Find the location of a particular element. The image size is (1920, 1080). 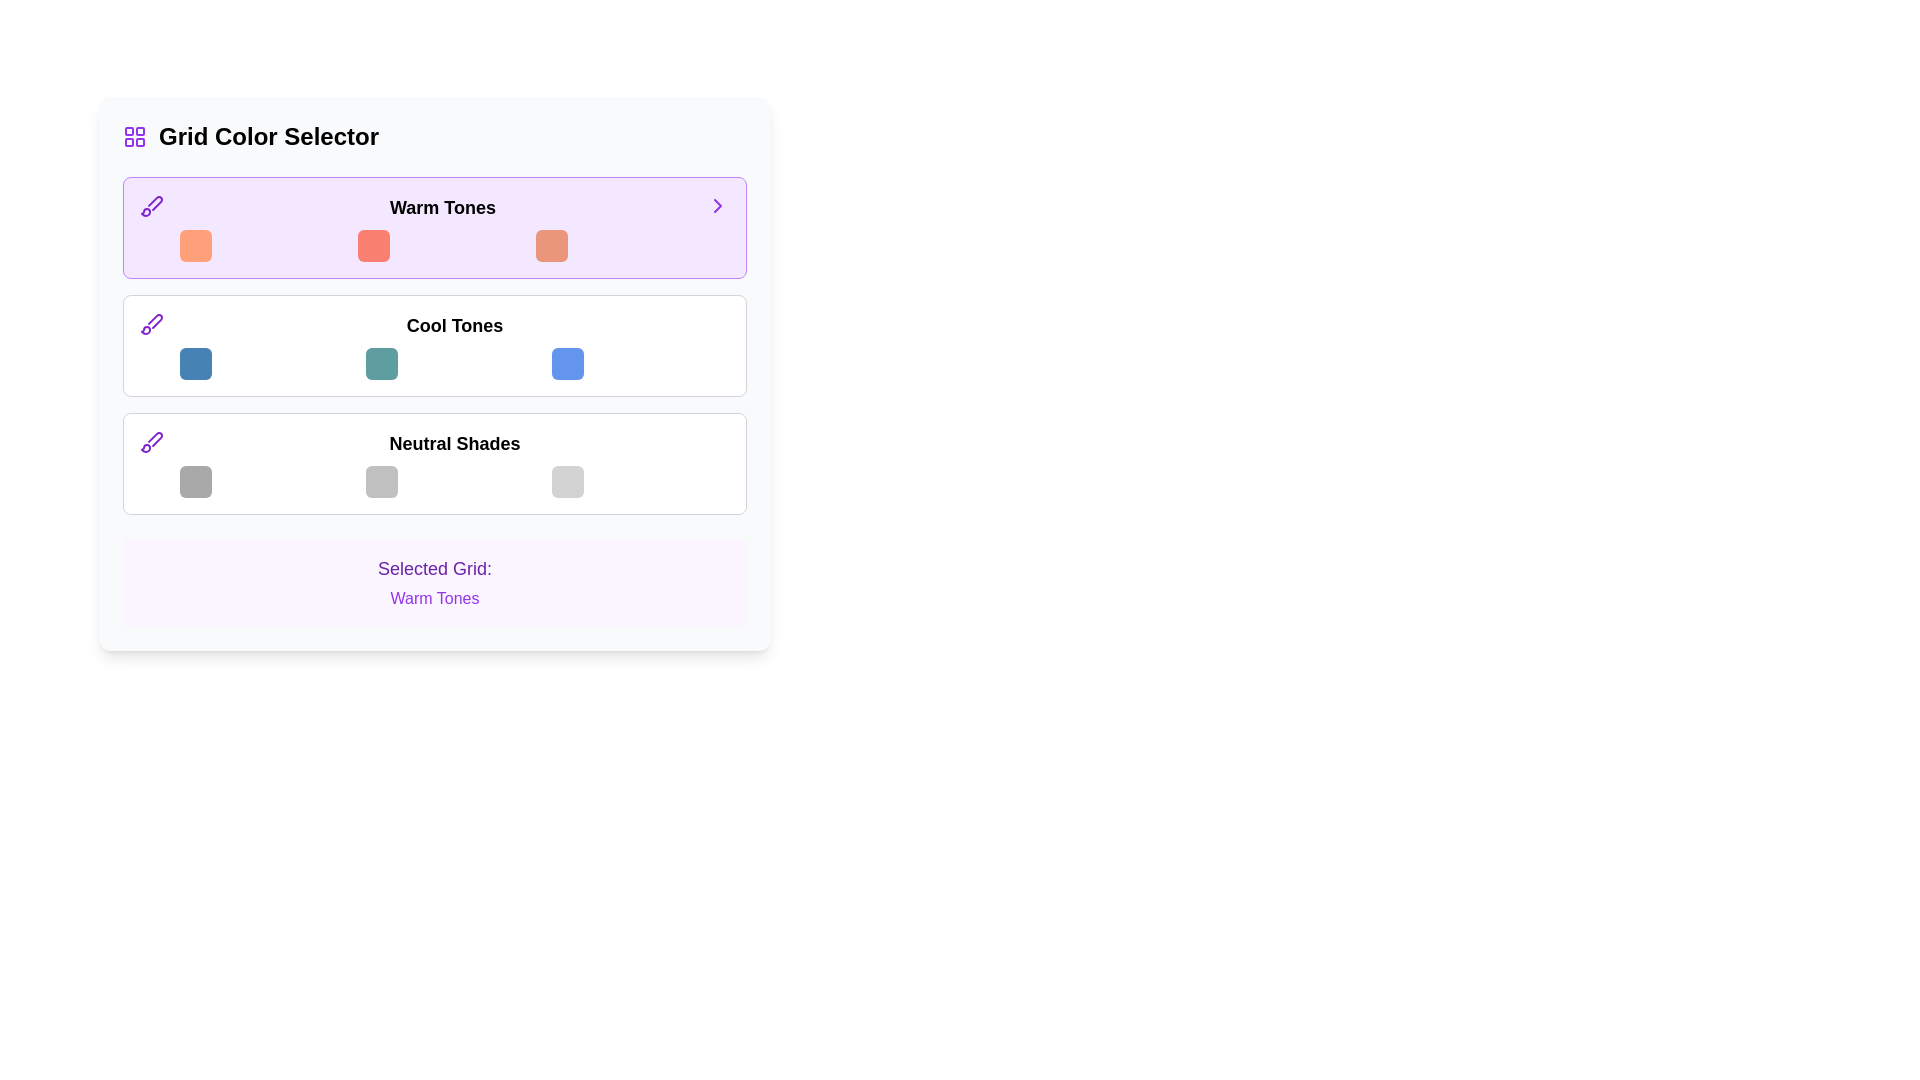

the navigational icon located in the top right corner of the 'Warm Tones' section is located at coordinates (718, 205).